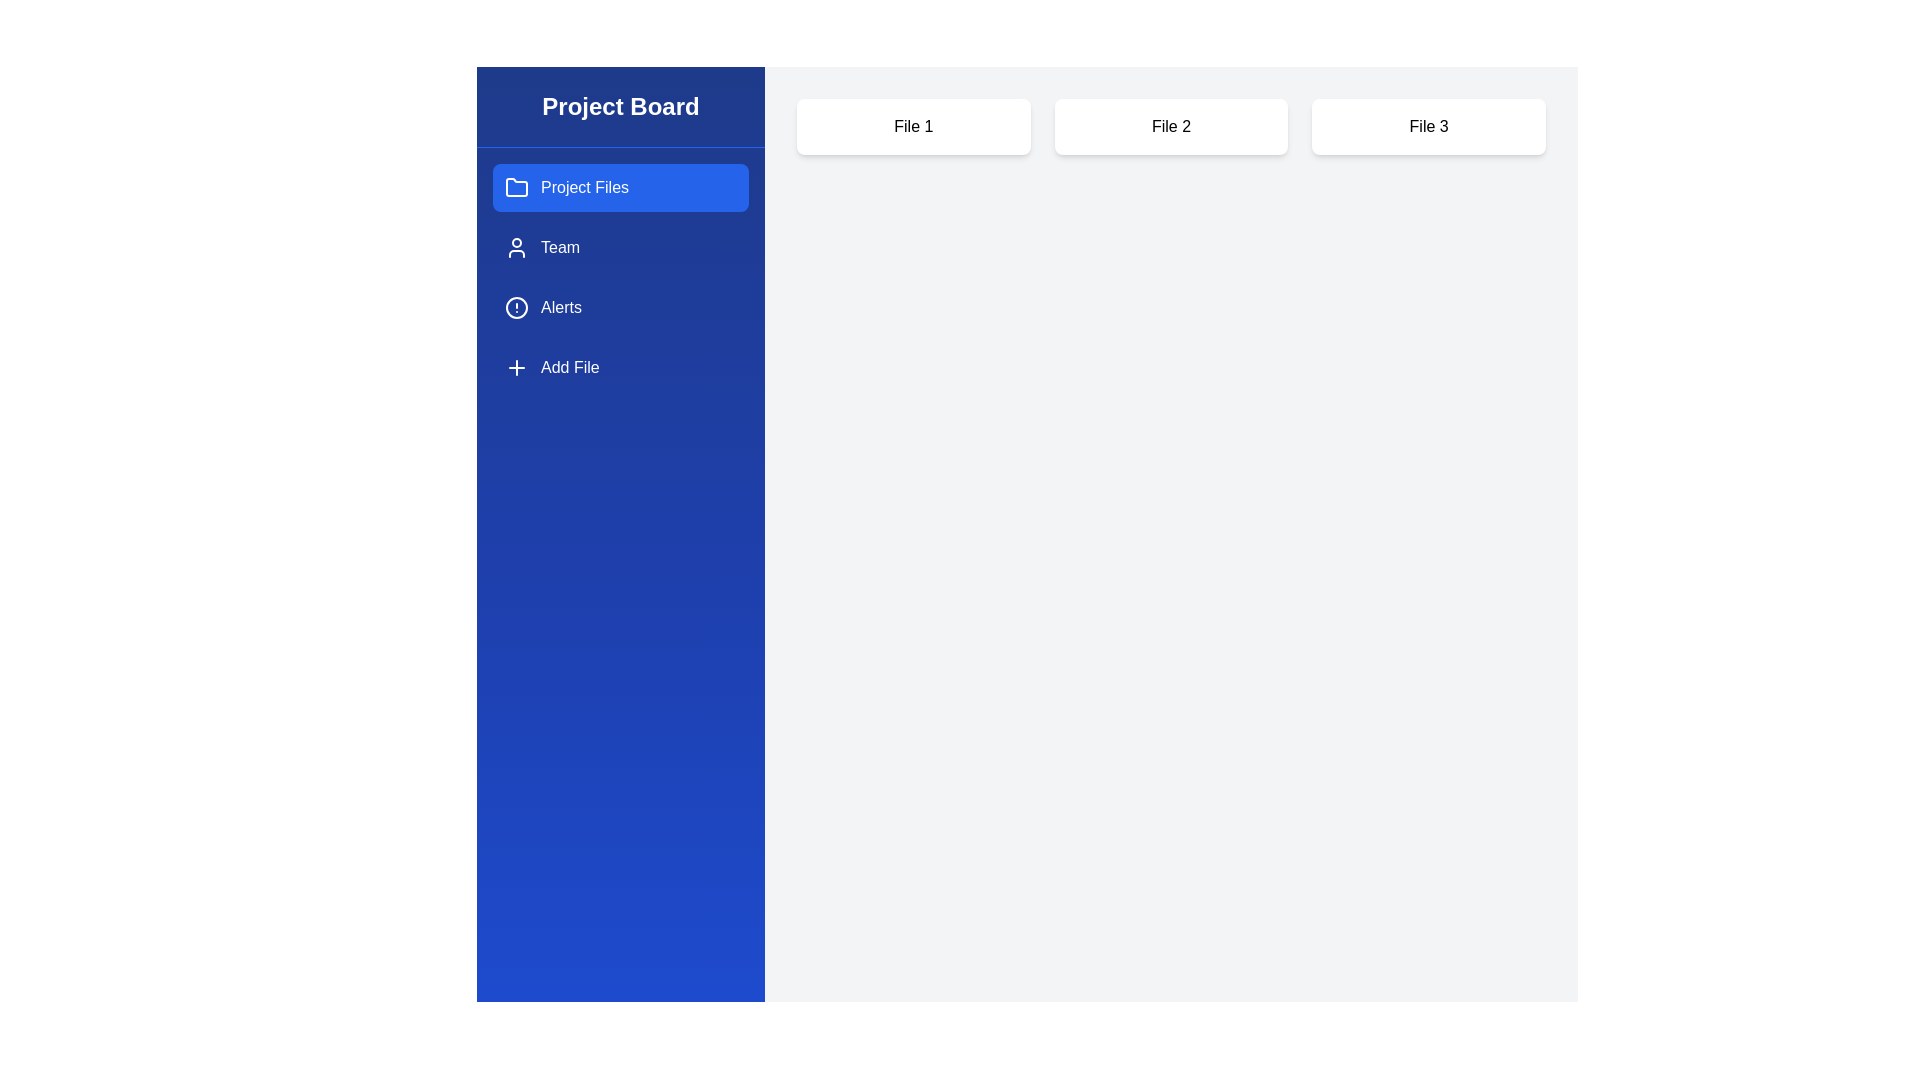 The width and height of the screenshot is (1920, 1080). What do you see at coordinates (619, 246) in the screenshot?
I see `the navigation button in the left sidebar that leads to Team management or overview, which is located second below 'Project Files' and above 'Alerts'` at bounding box center [619, 246].